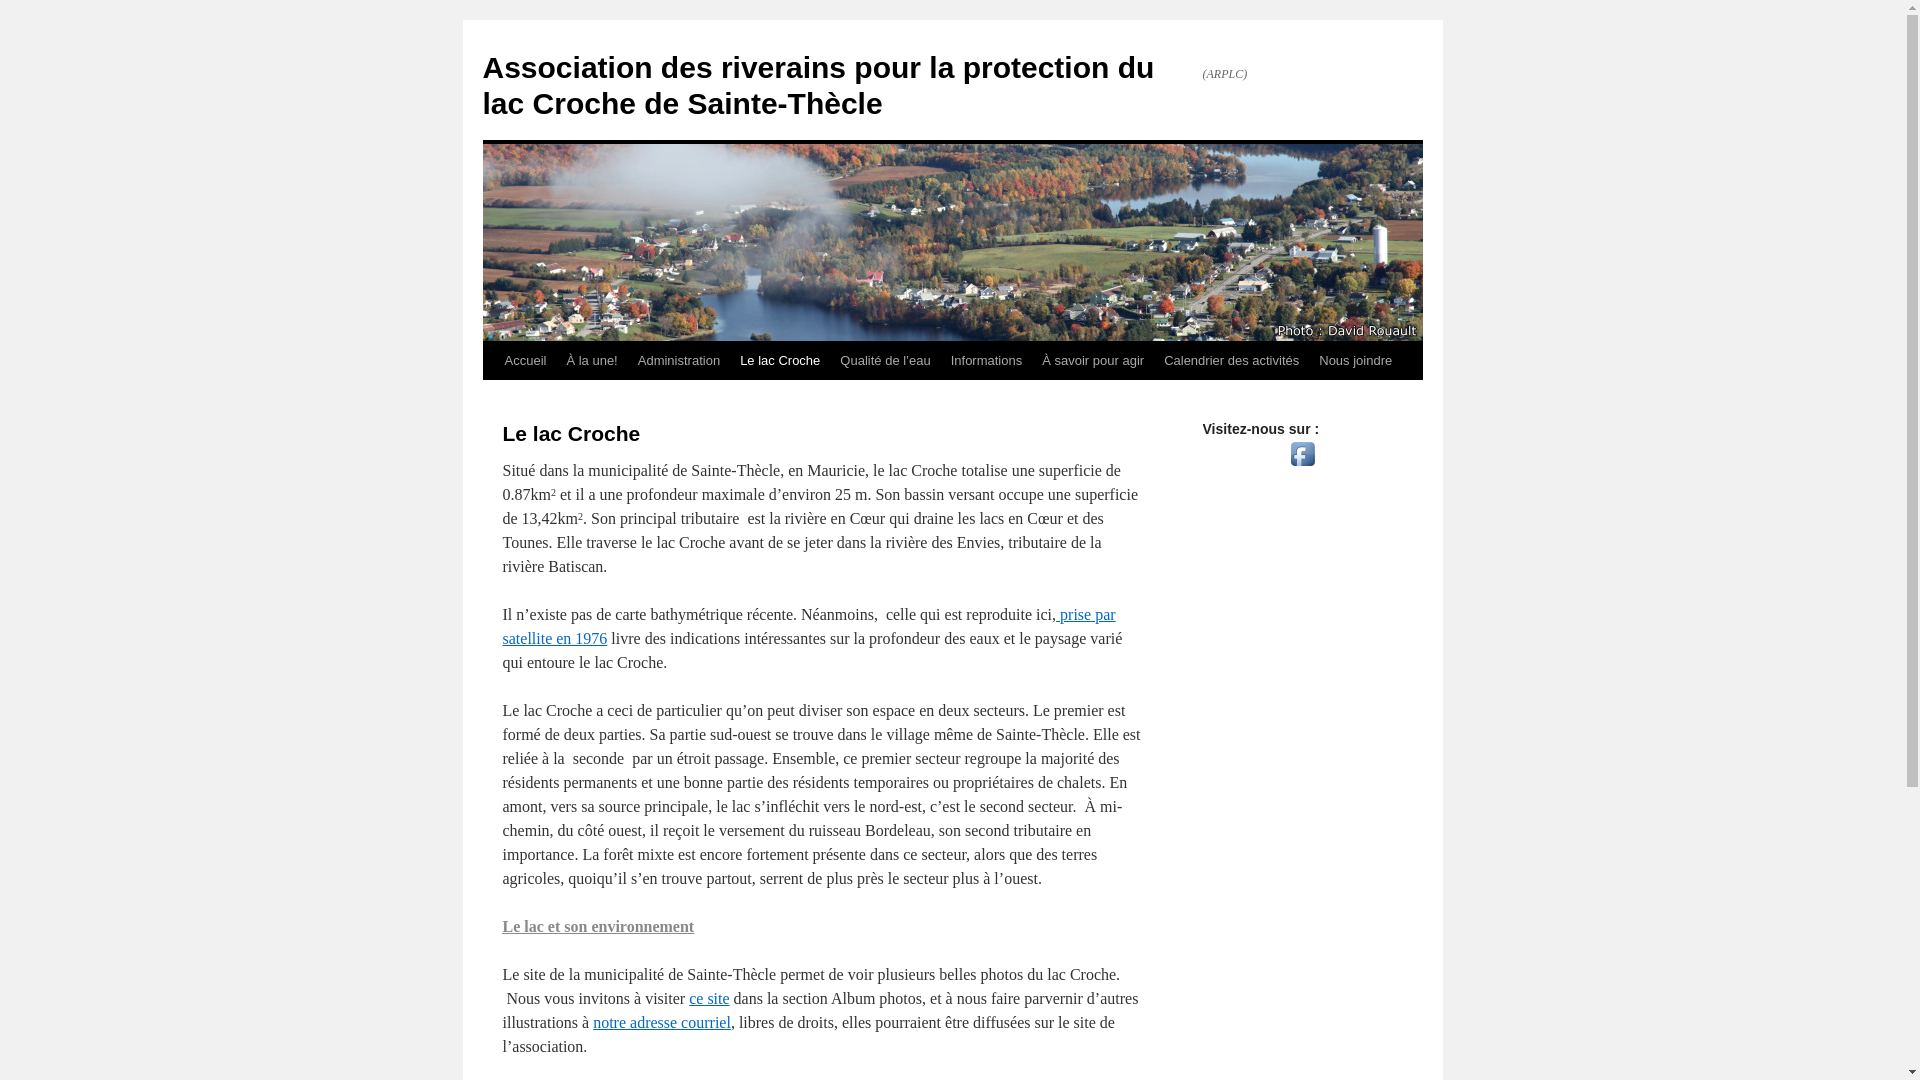 Image resolution: width=1920 pixels, height=1080 pixels. I want to click on 'Le lac Croche', so click(778, 361).